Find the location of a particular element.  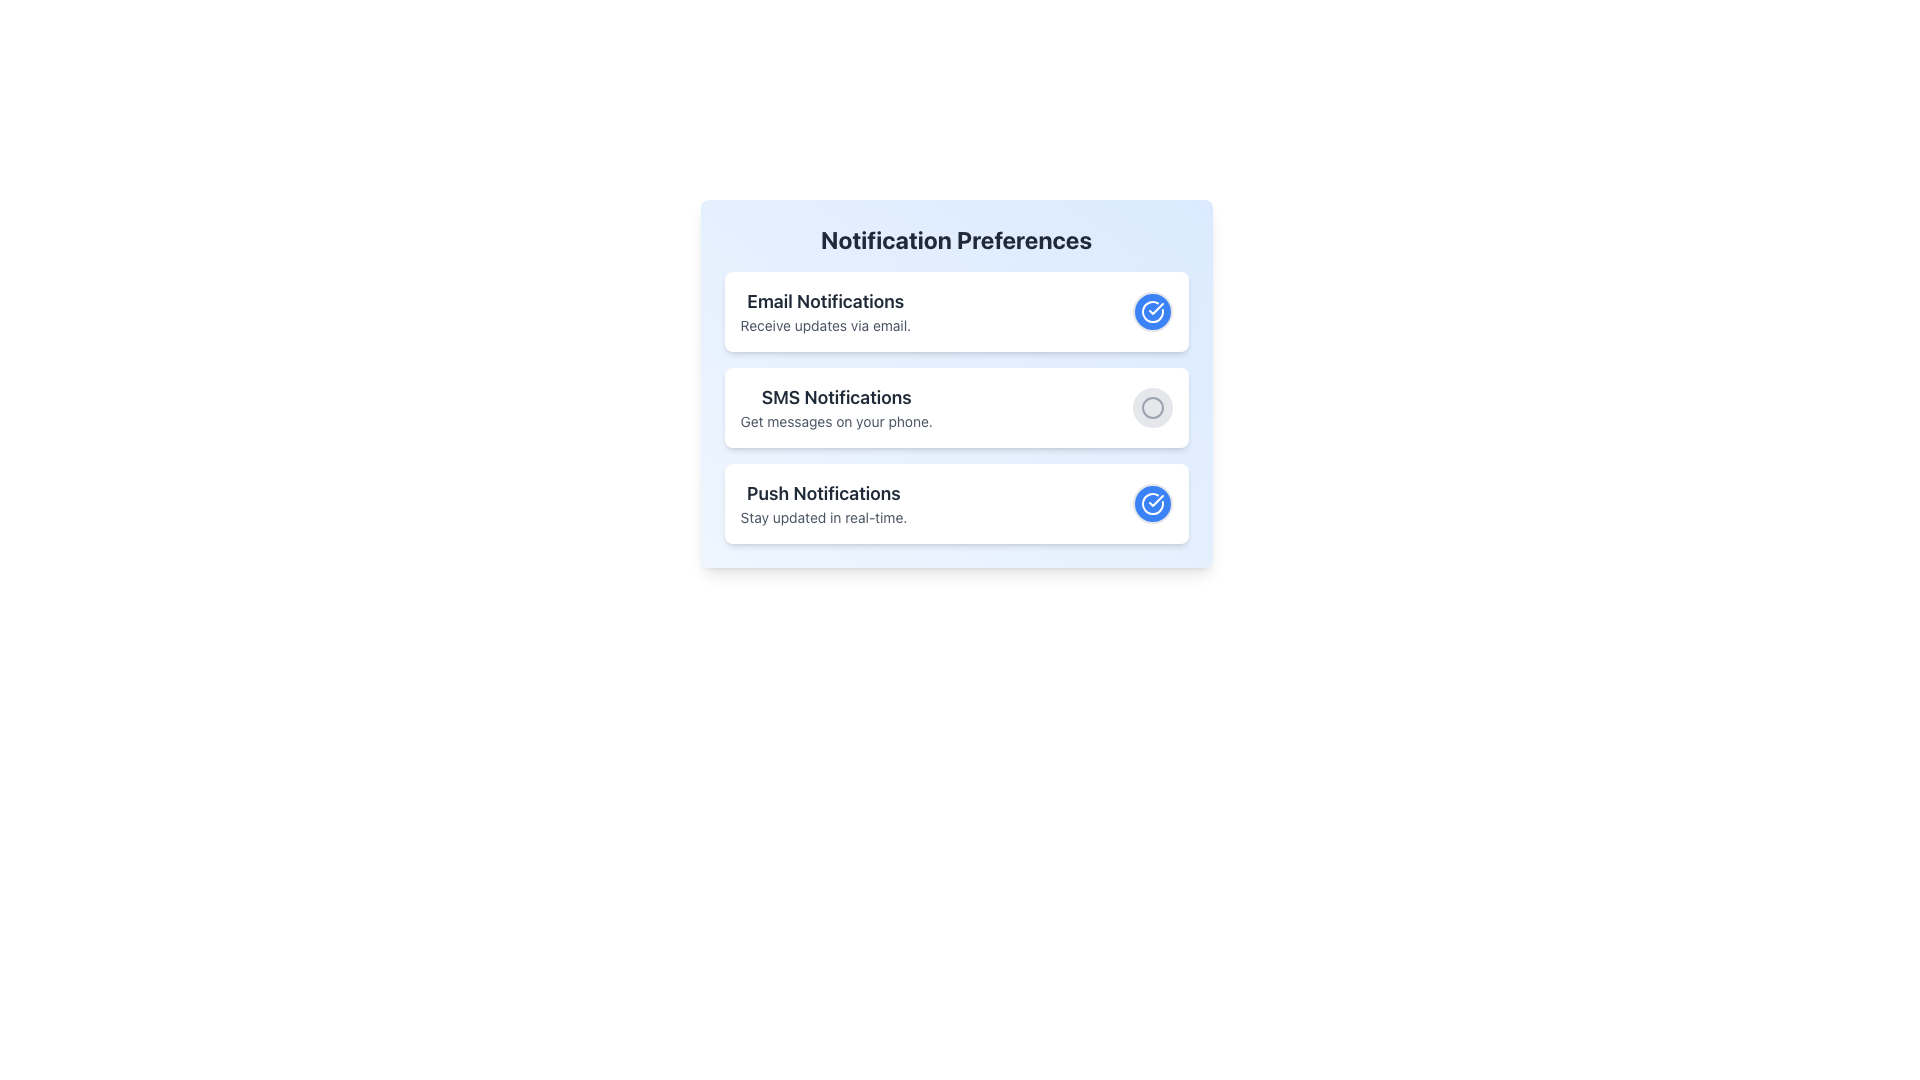

the circular icon representing the unselected state of the SMS Notifications option, which is located in the second row of notification preferences is located at coordinates (1152, 407).